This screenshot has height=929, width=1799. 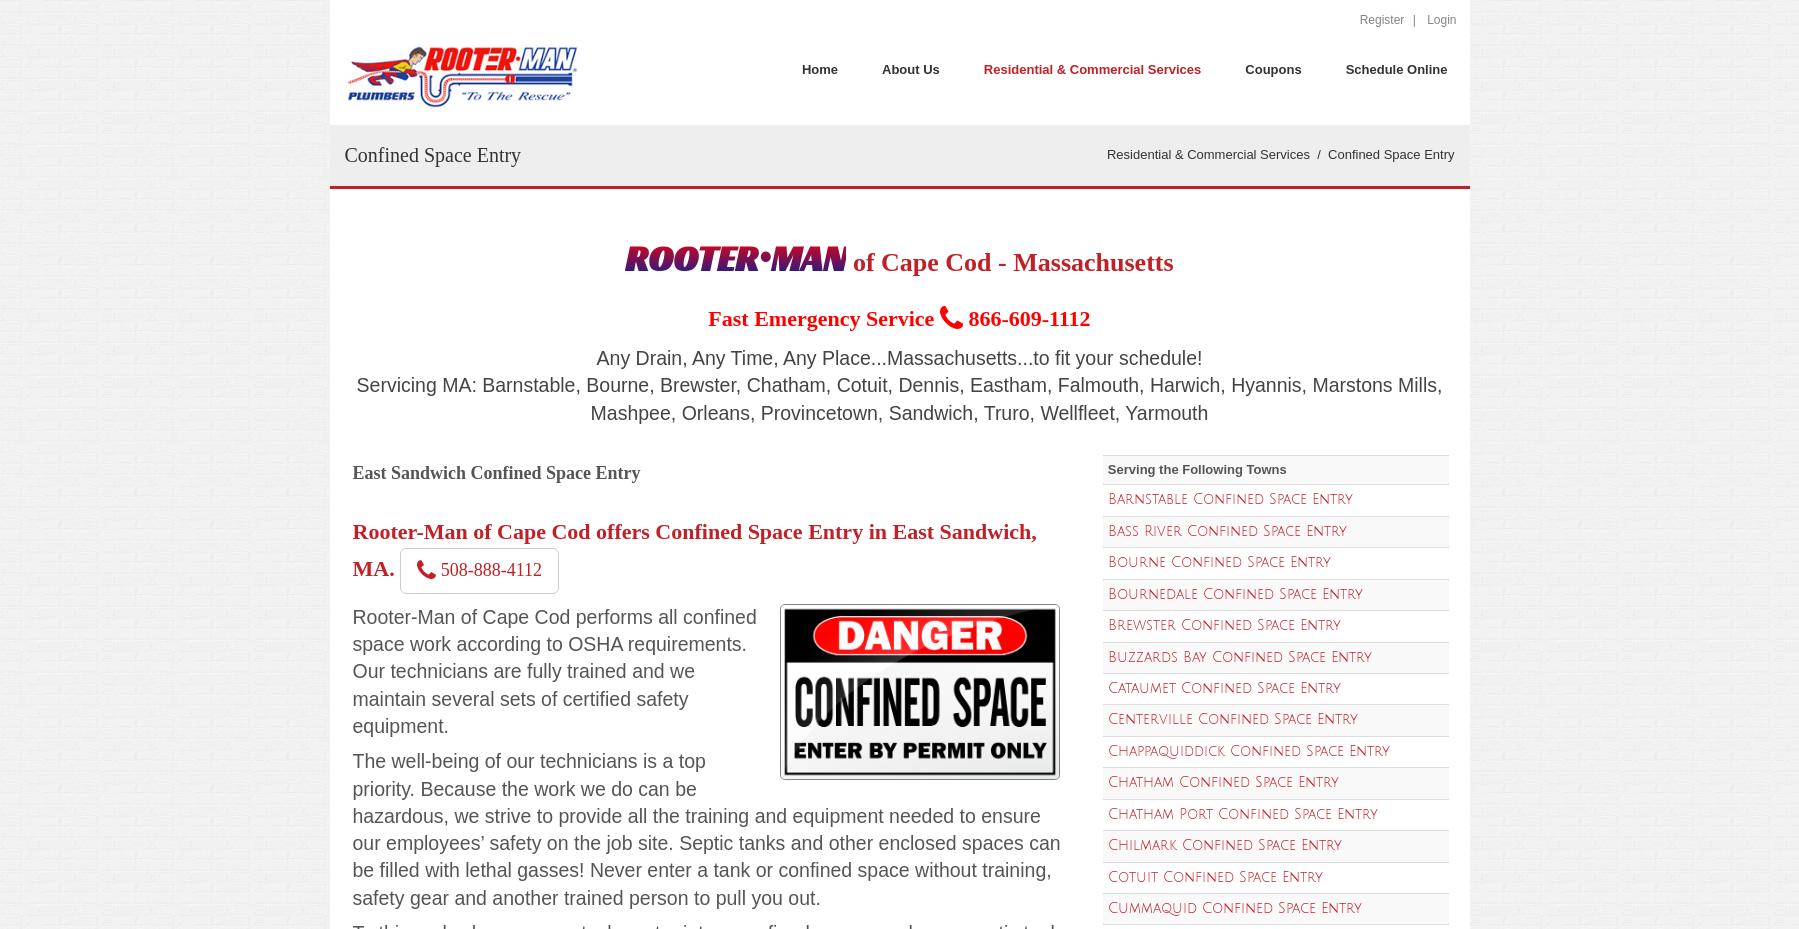 I want to click on 'Rooter-Man of Cape Cod offers Confined Space Entry in East Sandwich, MA.', so click(x=694, y=549).